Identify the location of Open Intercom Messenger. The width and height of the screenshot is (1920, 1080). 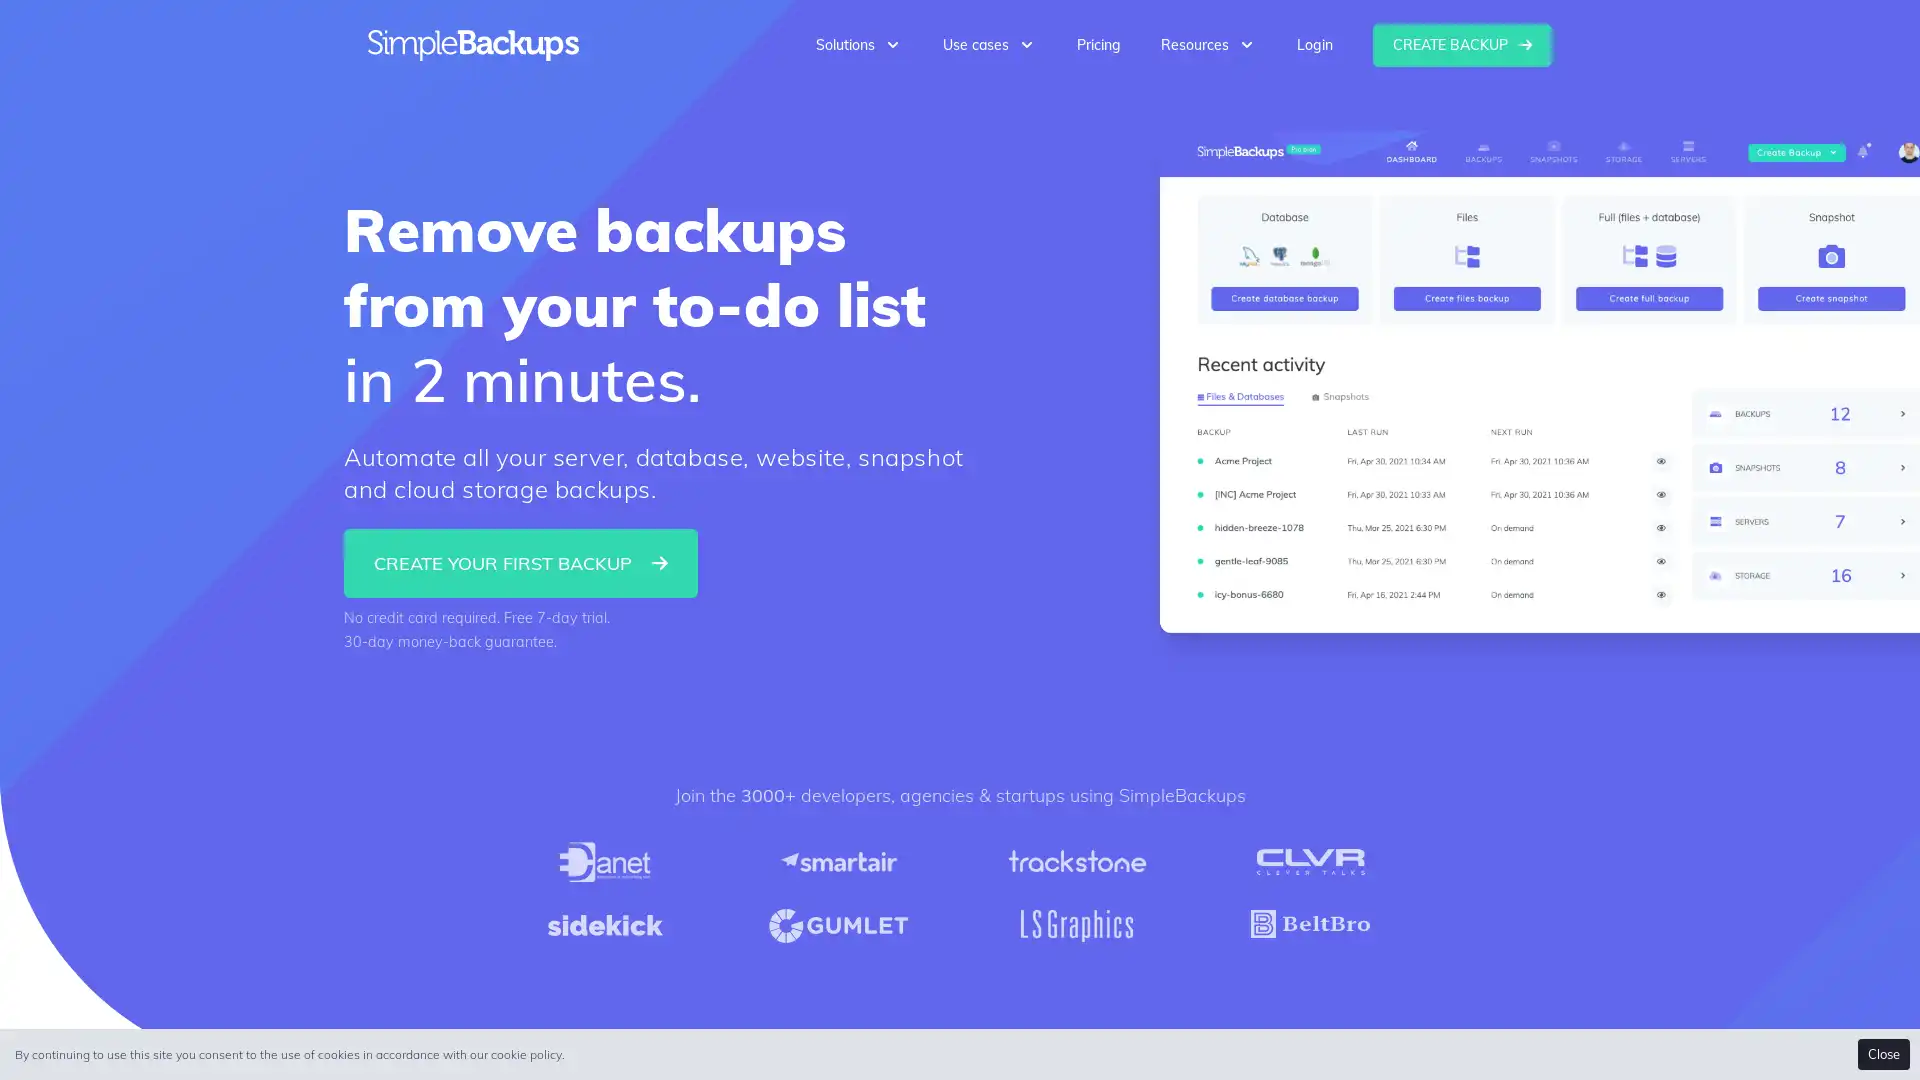
(1869, 999).